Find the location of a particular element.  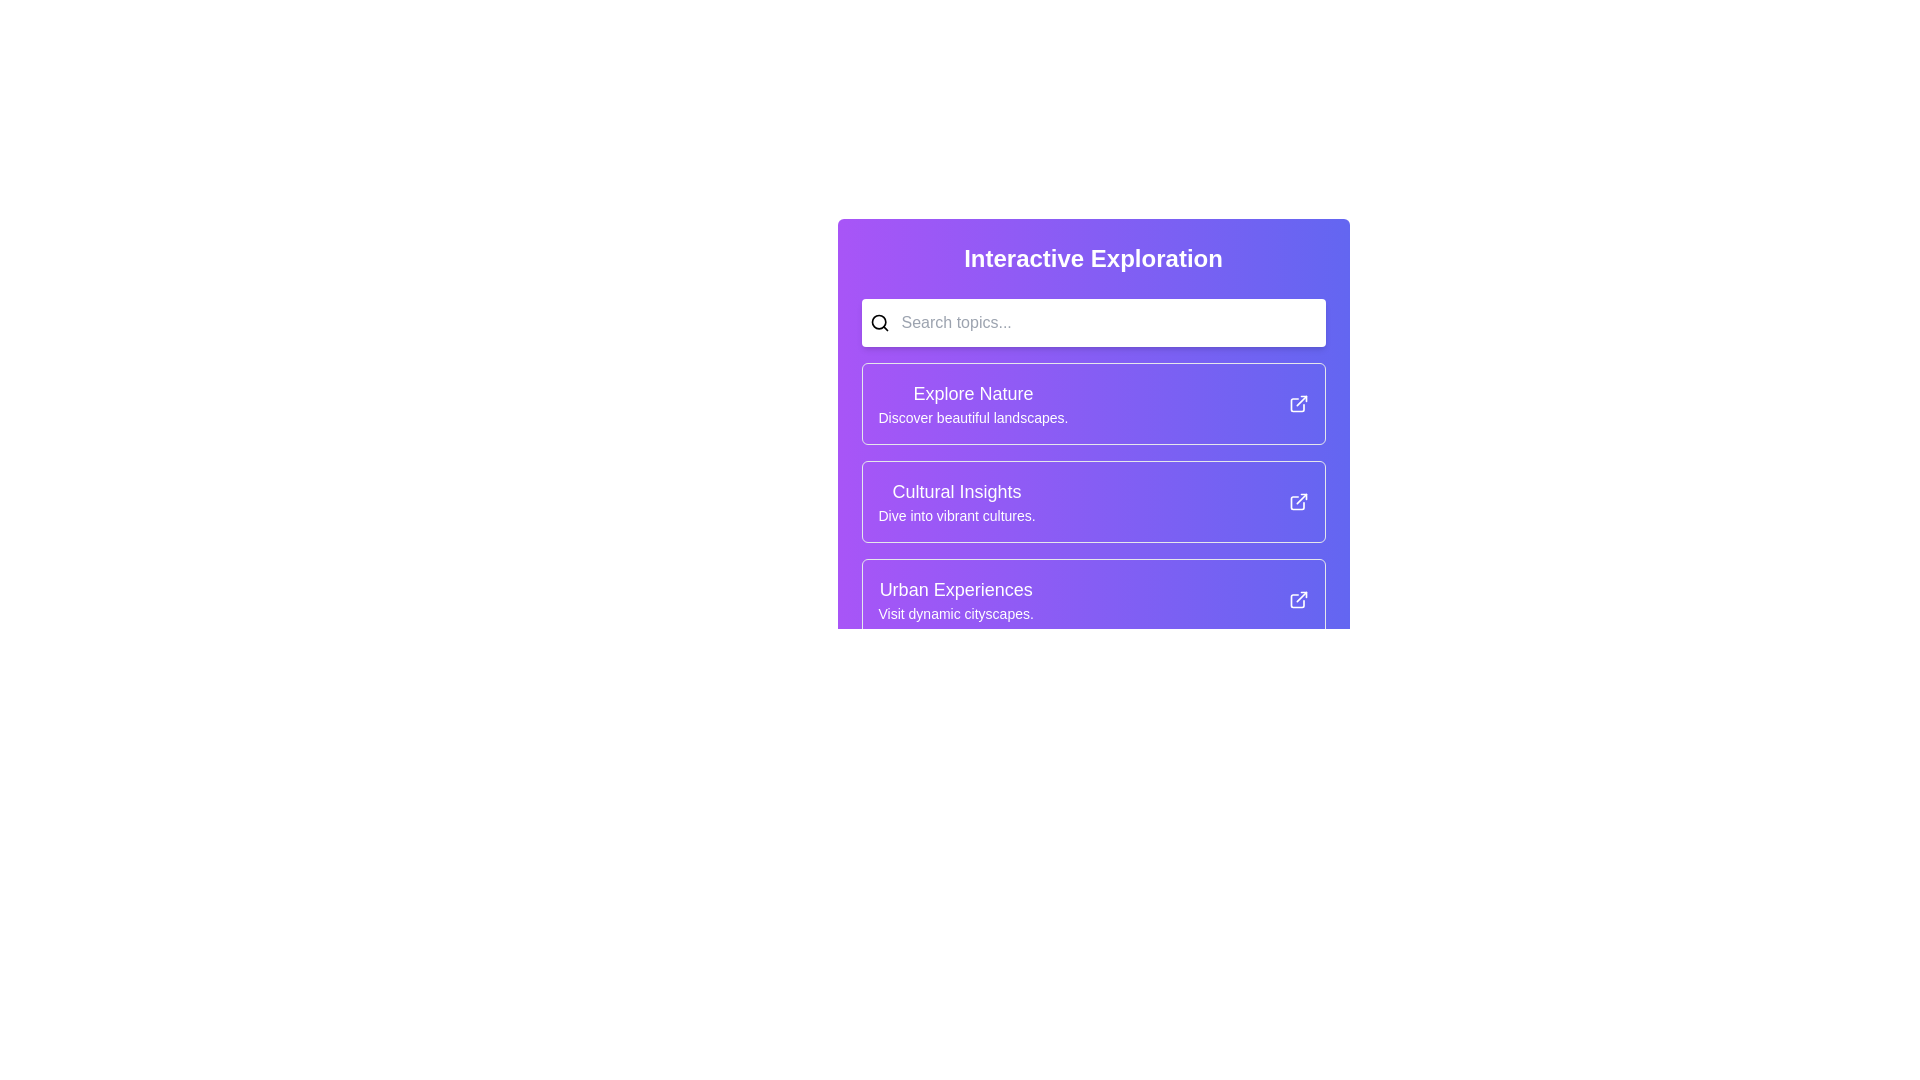

the external link icon located at the far right of the 'Urban Experiences' text block is located at coordinates (1298, 599).